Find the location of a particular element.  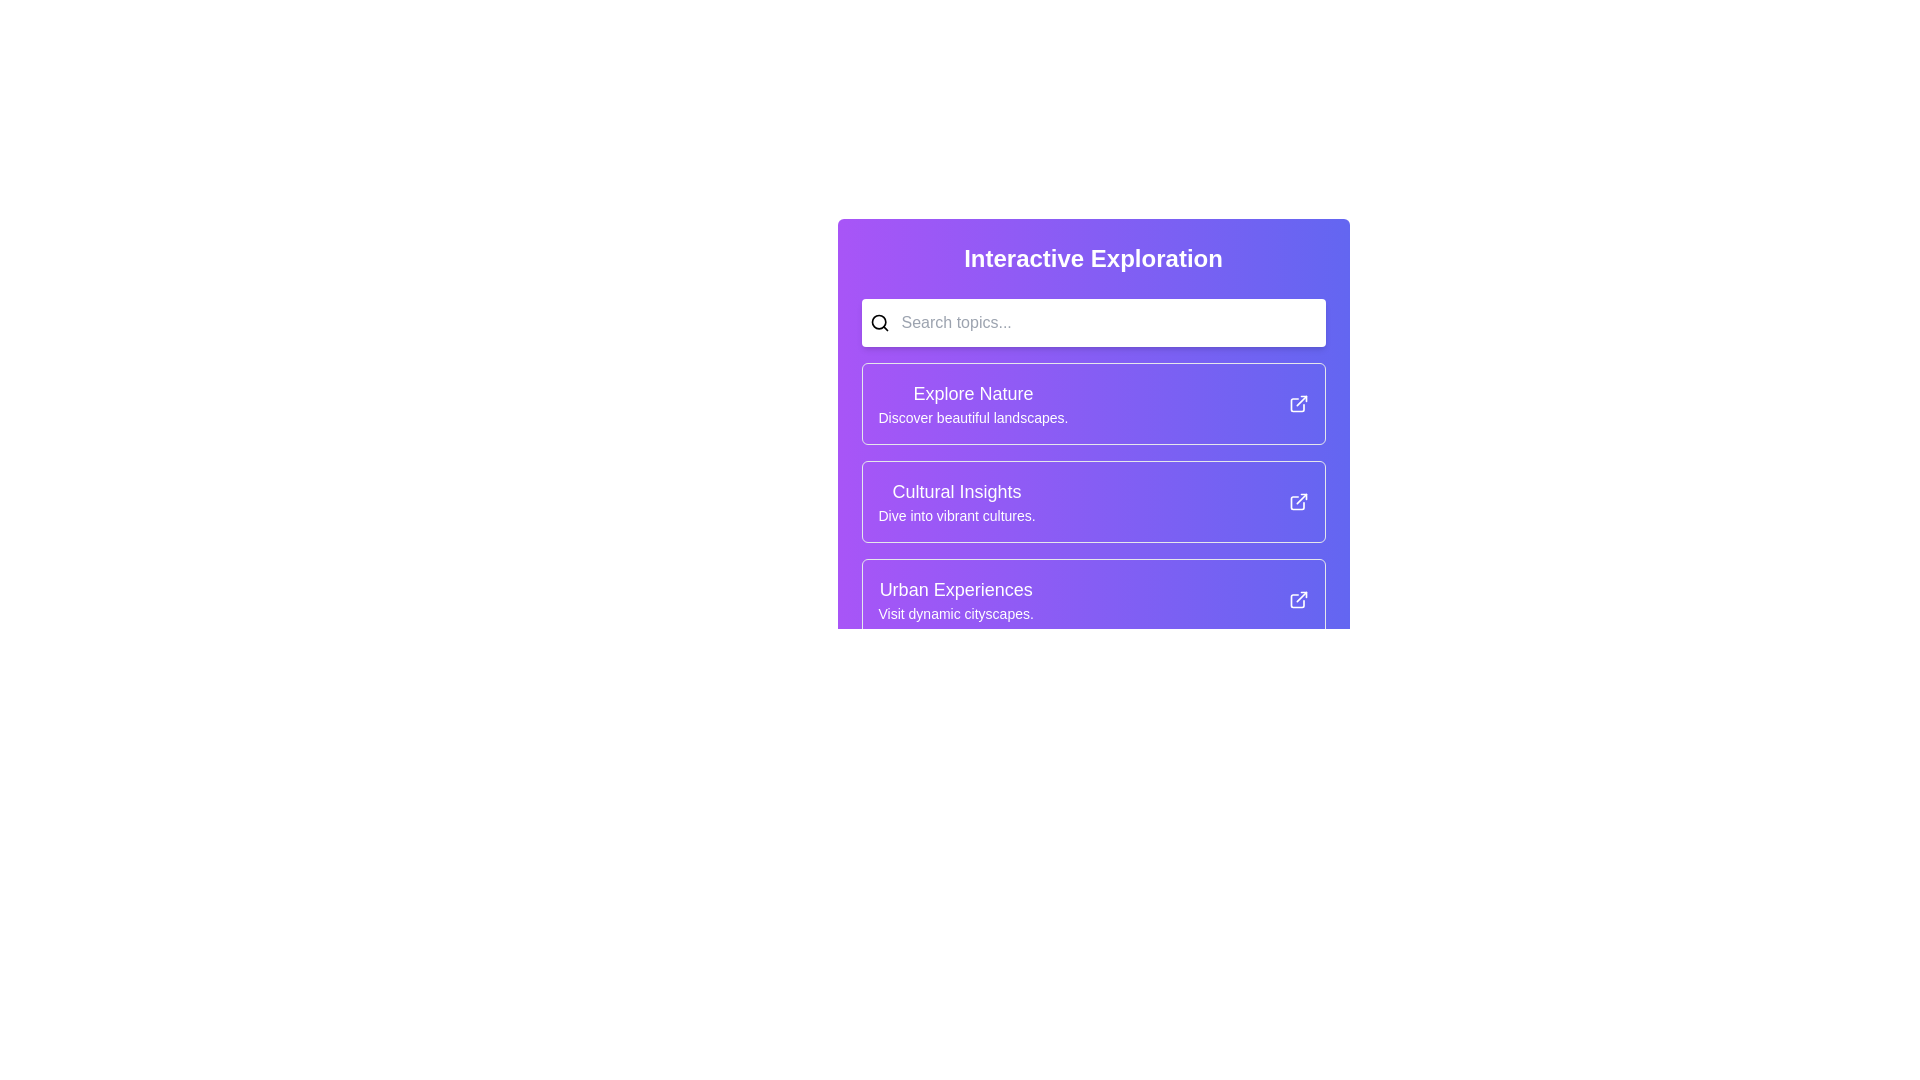

the external link icon located at the far right of the 'Urban Experiences' text block is located at coordinates (1298, 599).